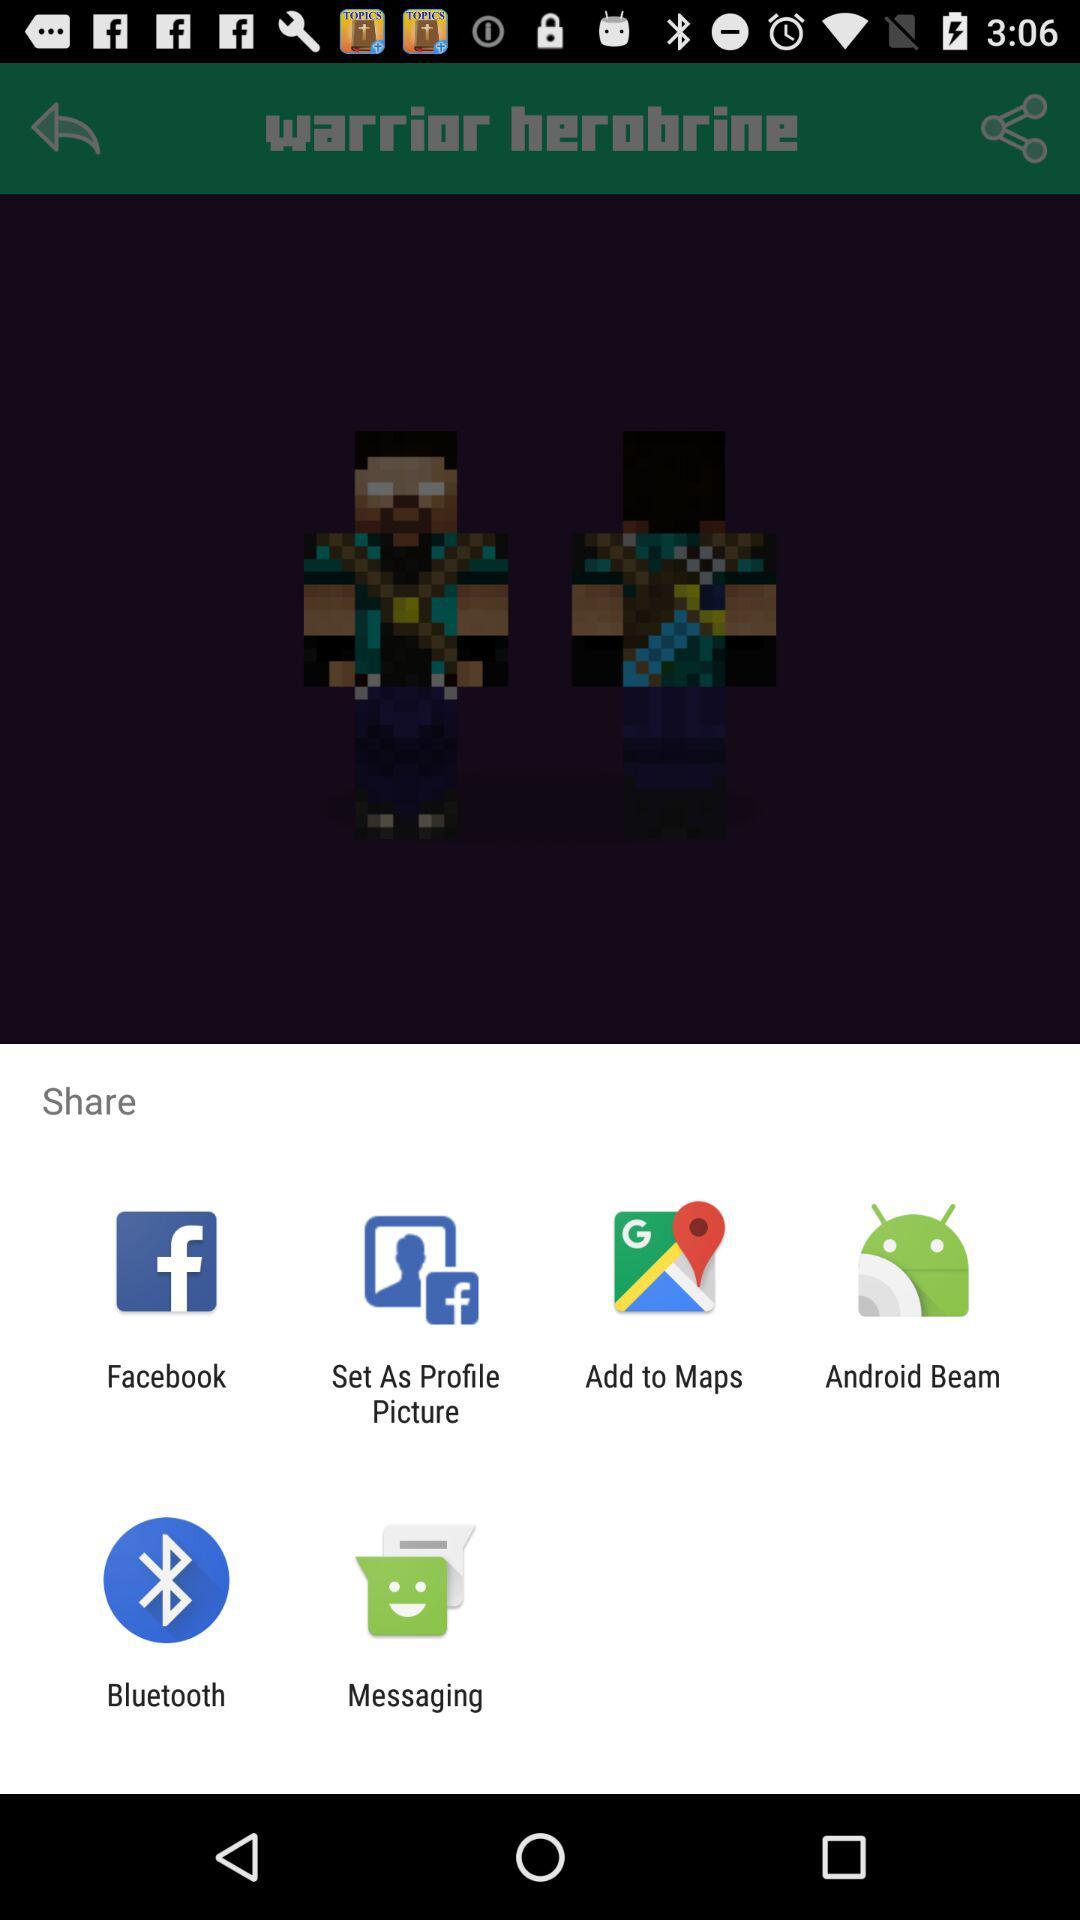 The image size is (1080, 1920). I want to click on item to the left of add to maps icon, so click(414, 1392).